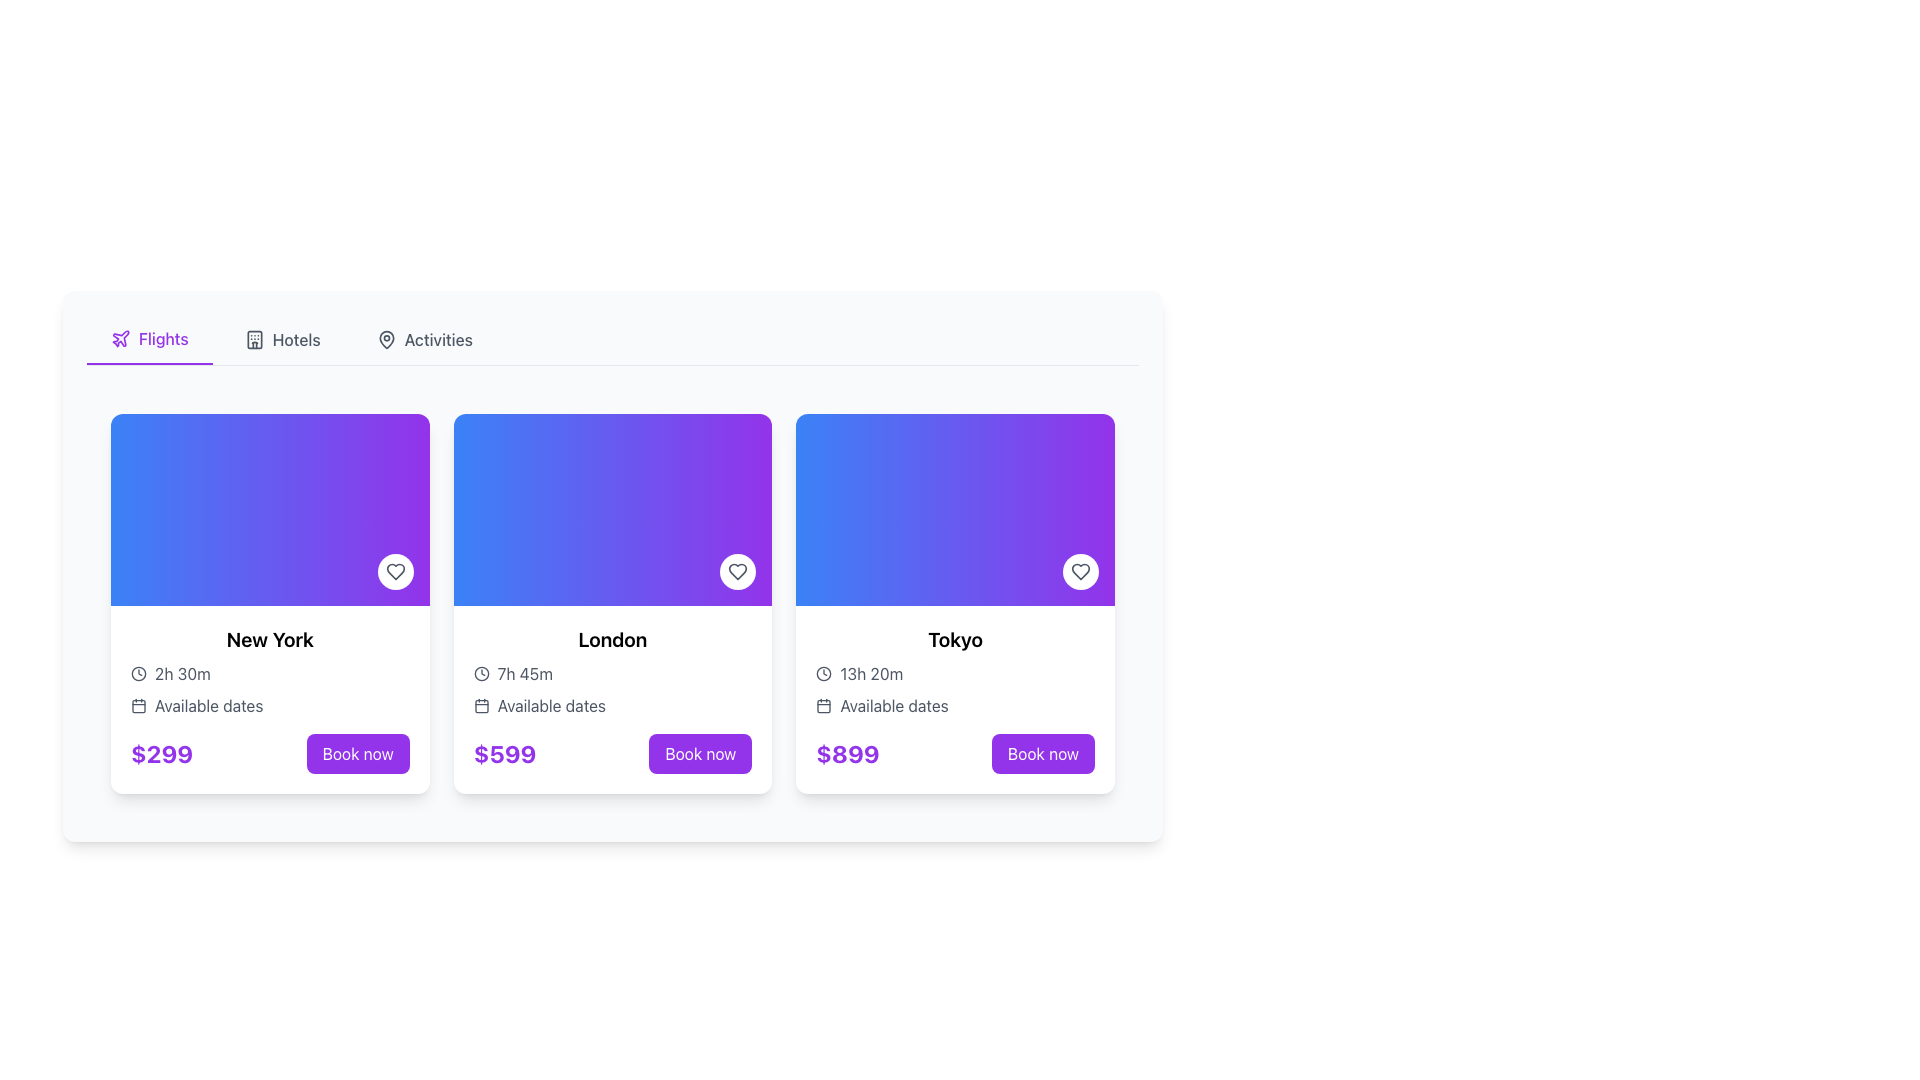 The width and height of the screenshot is (1920, 1080). What do you see at coordinates (1042, 753) in the screenshot?
I see `the 'Book now' button with a purple background and white text located in the third column of the trip booking interface underneath the trip details for Tokyo` at bounding box center [1042, 753].